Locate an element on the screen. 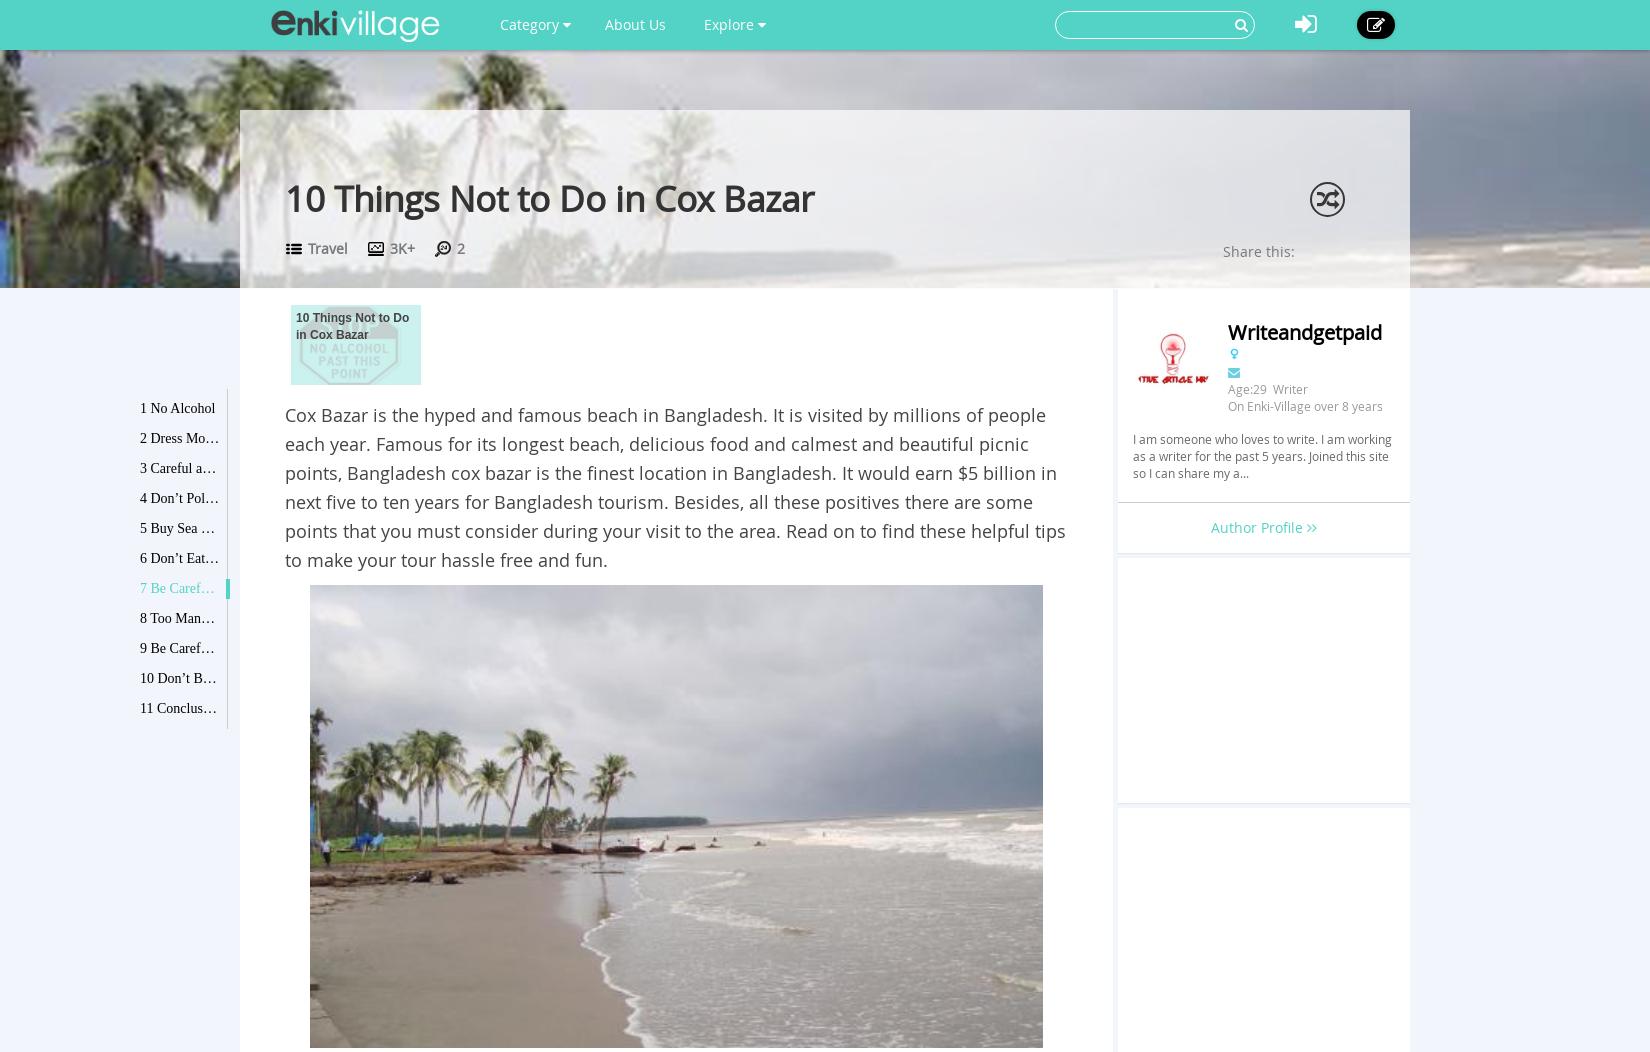 The image size is (1650, 1052). '3K+' is located at coordinates (390, 246).